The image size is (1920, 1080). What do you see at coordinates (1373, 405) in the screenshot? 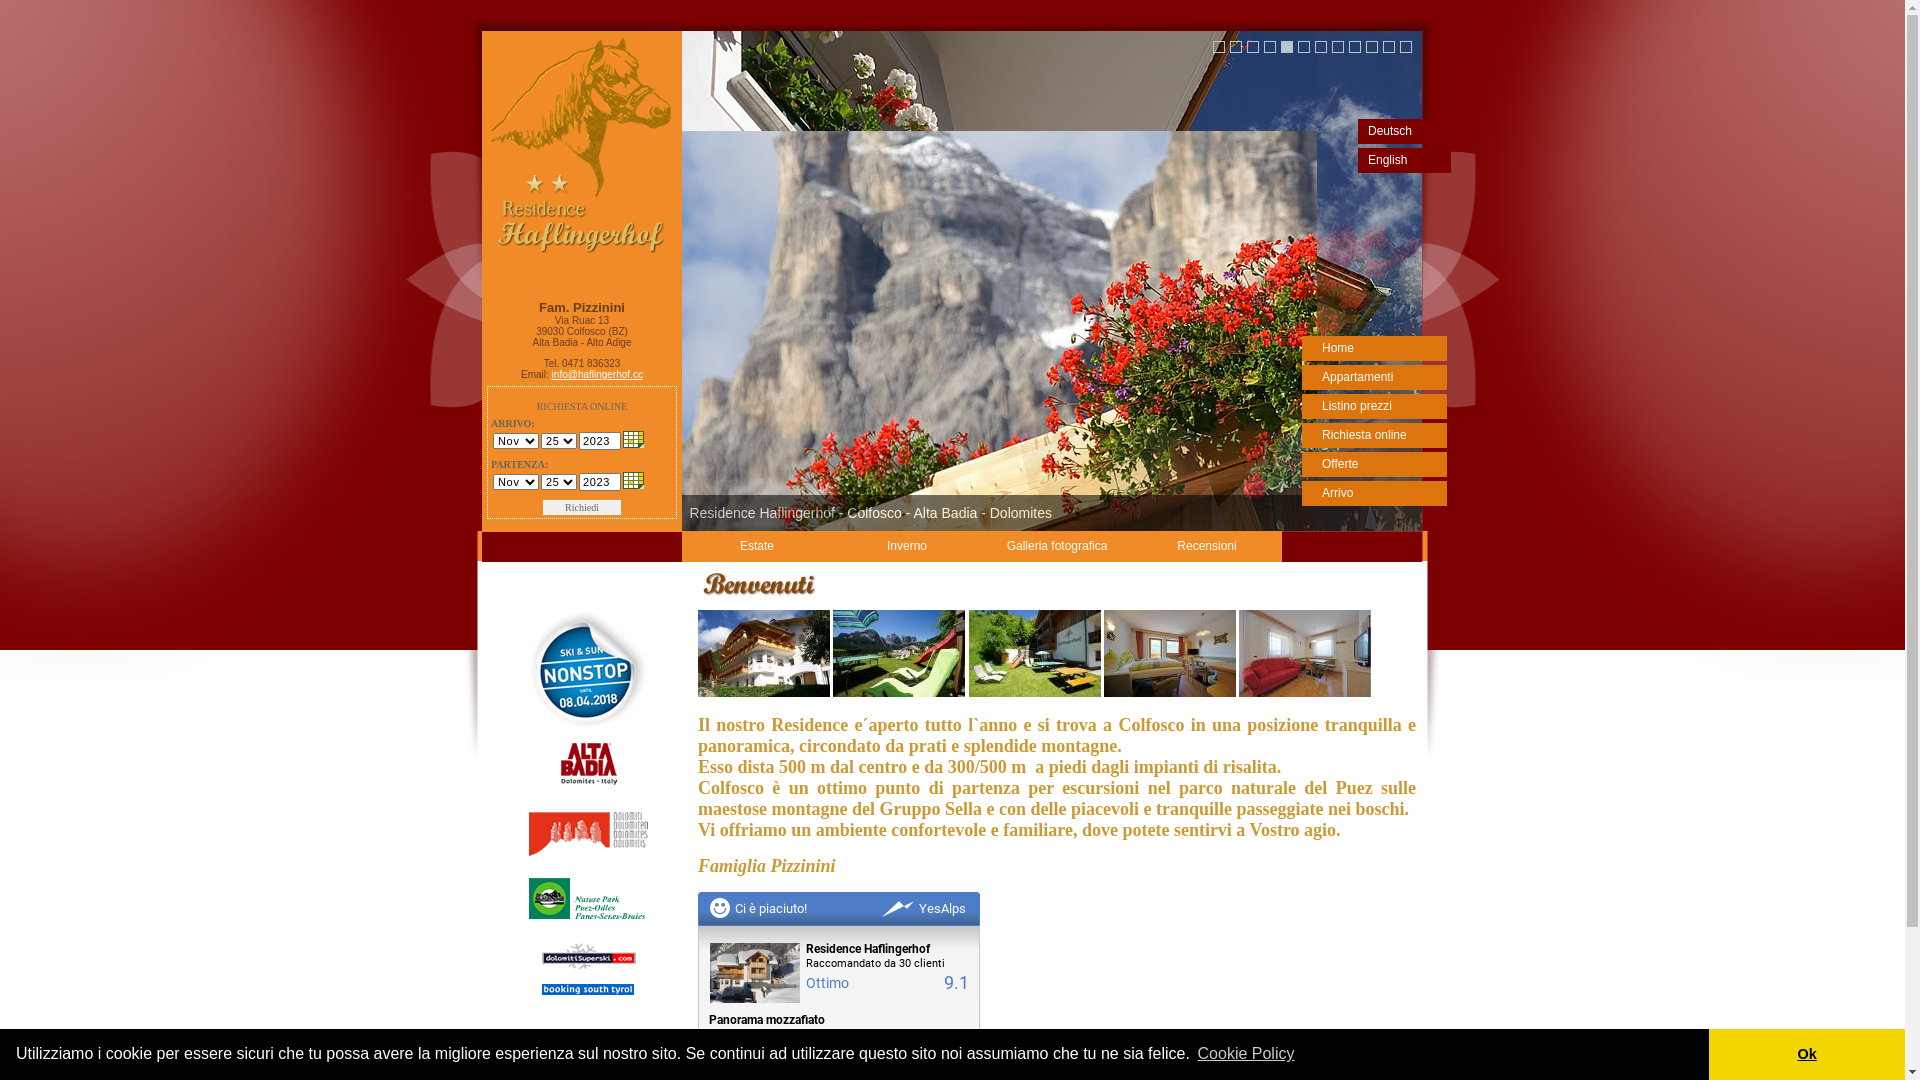
I see `'Listino prezzi'` at bounding box center [1373, 405].